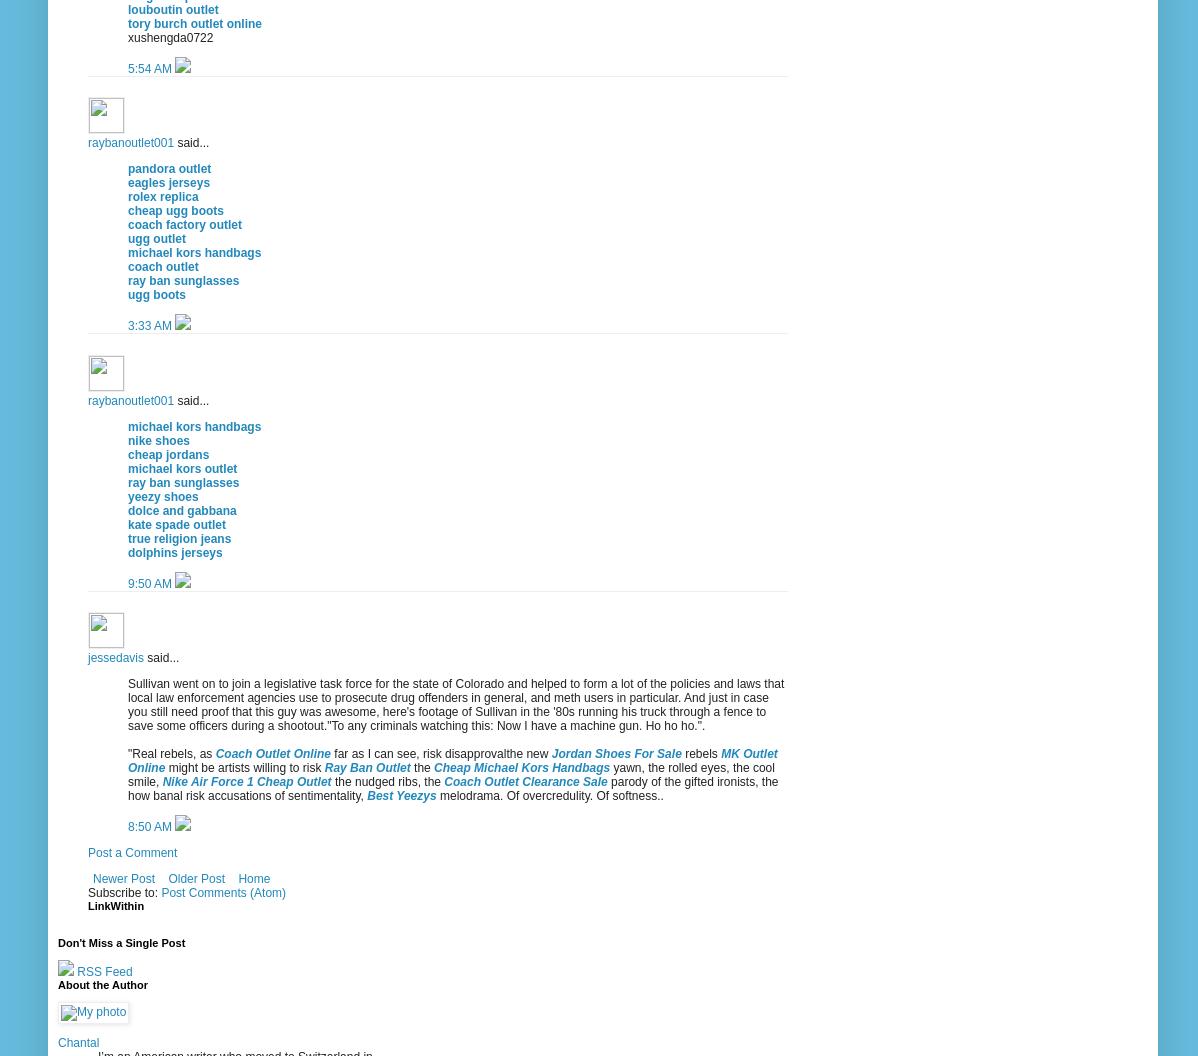  What do you see at coordinates (365, 767) in the screenshot?
I see `'Ray Ban Outlet'` at bounding box center [365, 767].